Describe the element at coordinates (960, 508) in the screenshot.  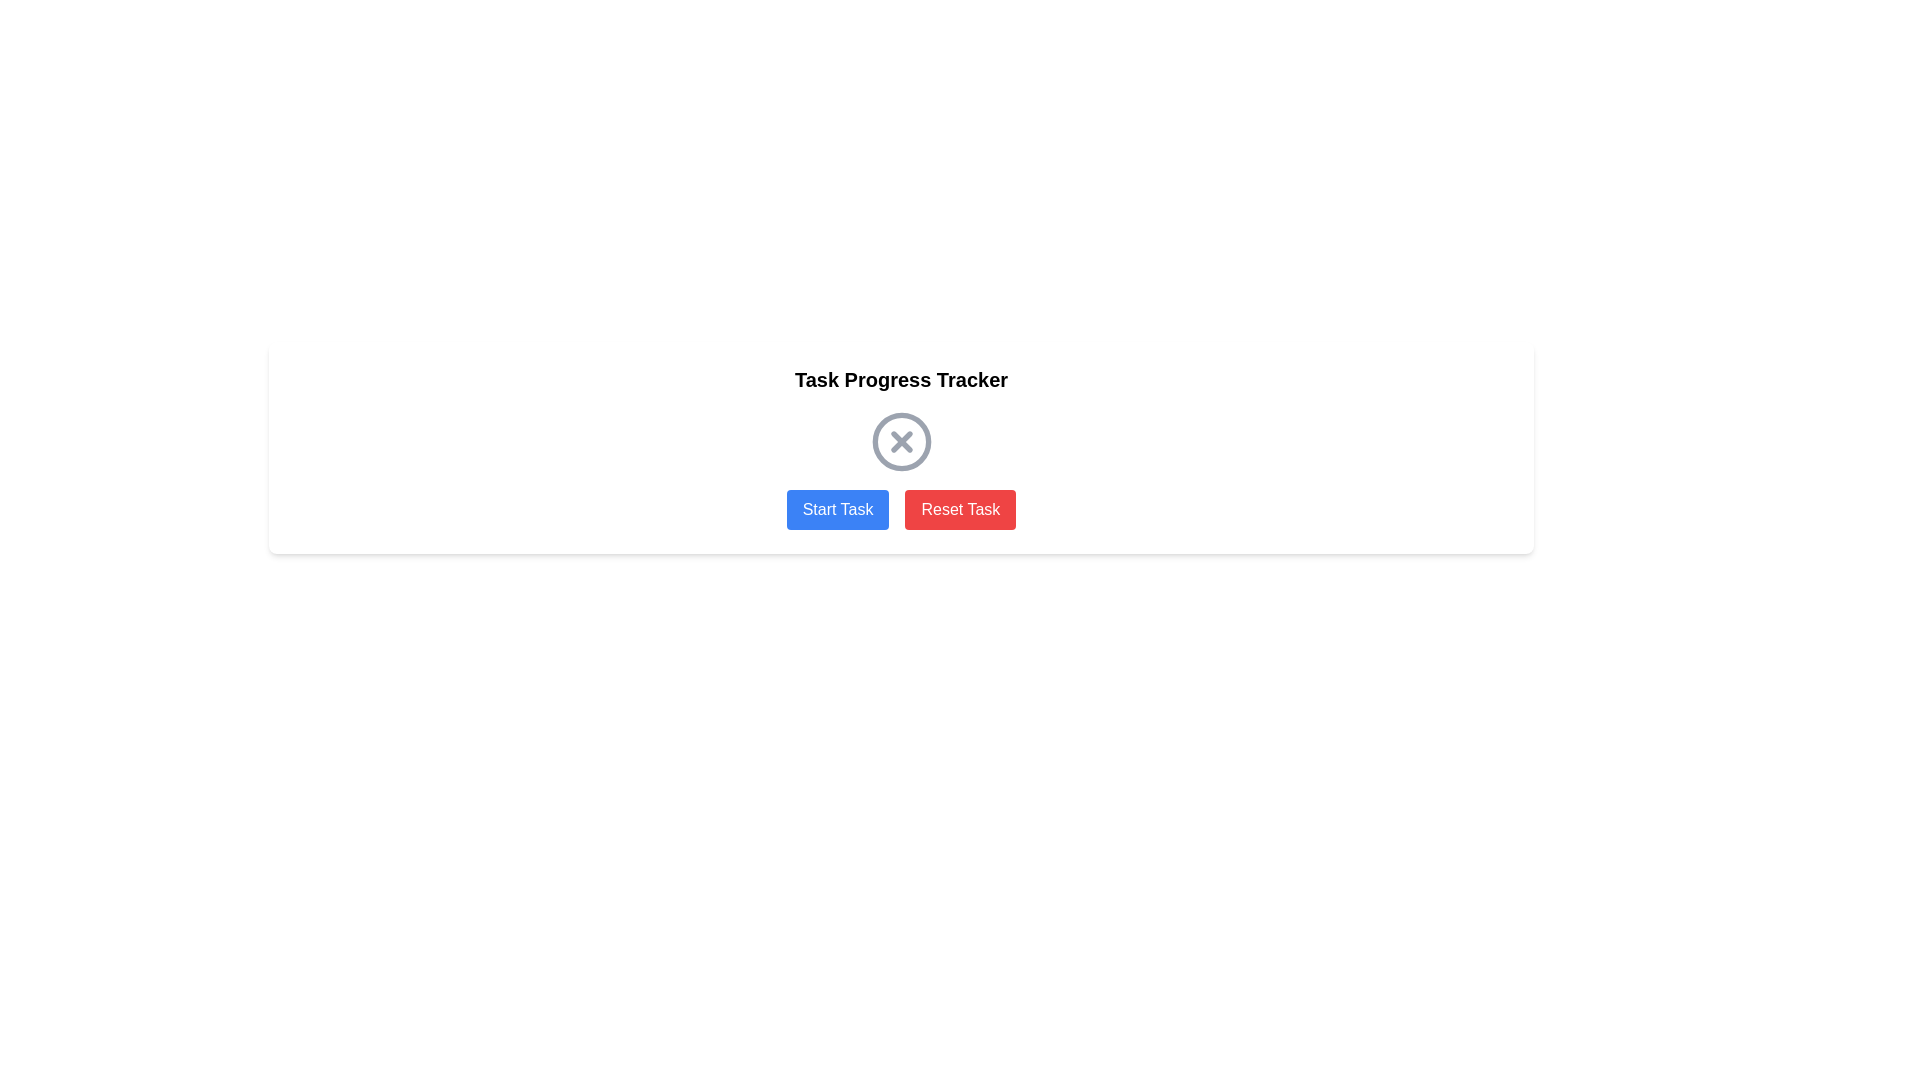
I see `the red 'Reset Task' button located below the 'Task Progress Tracker' text and to the right of the 'Start Task' button to reset the task` at that location.